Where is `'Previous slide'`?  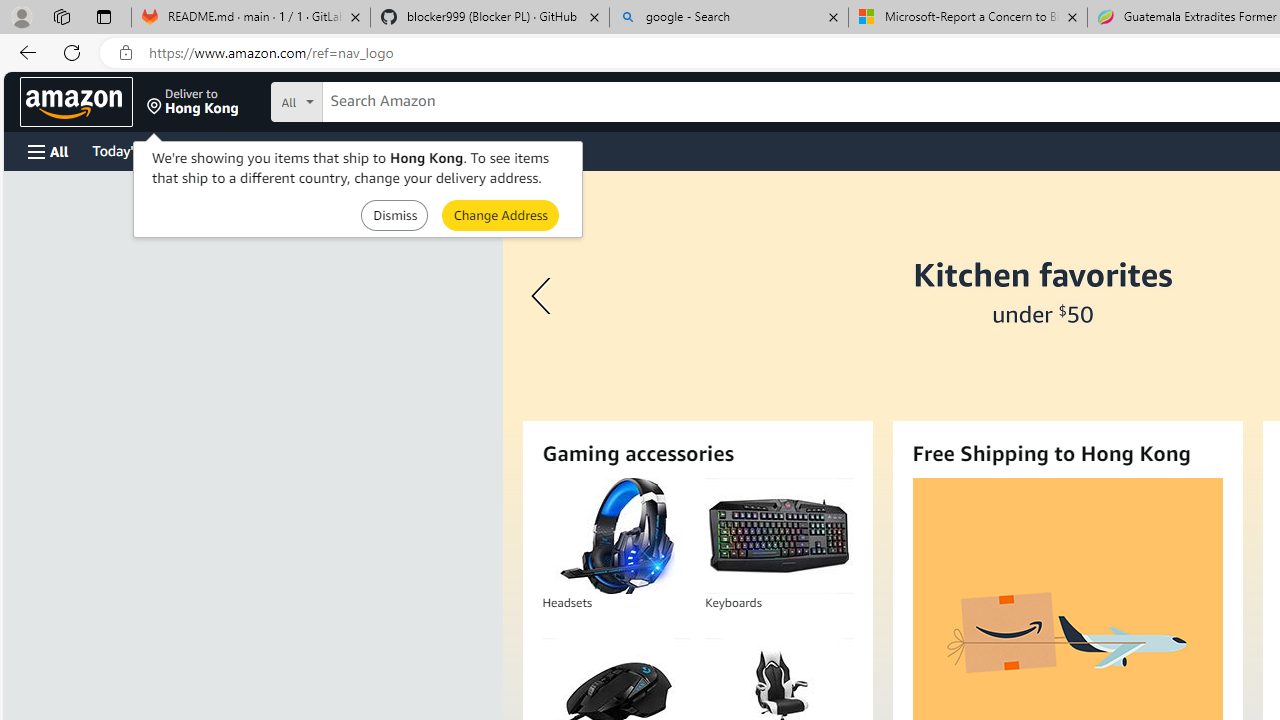 'Previous slide' is located at coordinates (544, 296).